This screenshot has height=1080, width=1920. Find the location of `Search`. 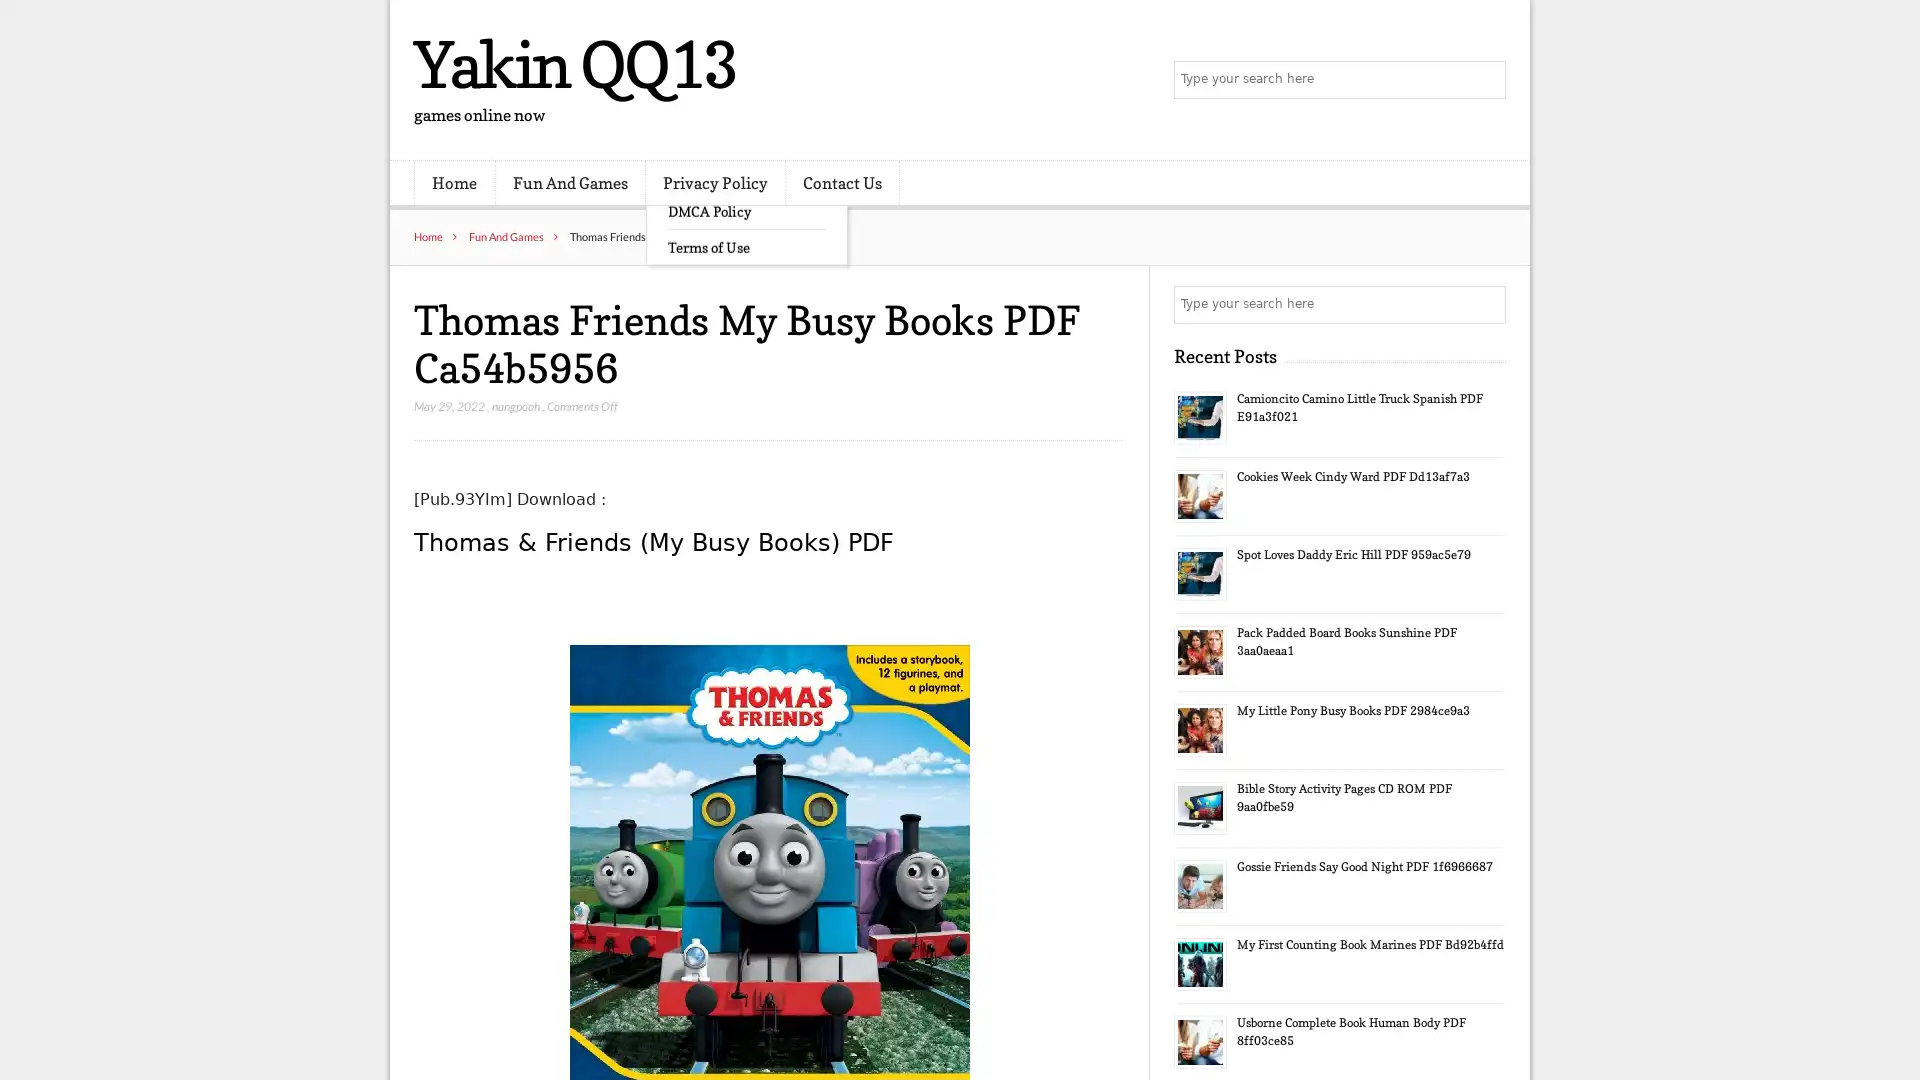

Search is located at coordinates (1485, 80).